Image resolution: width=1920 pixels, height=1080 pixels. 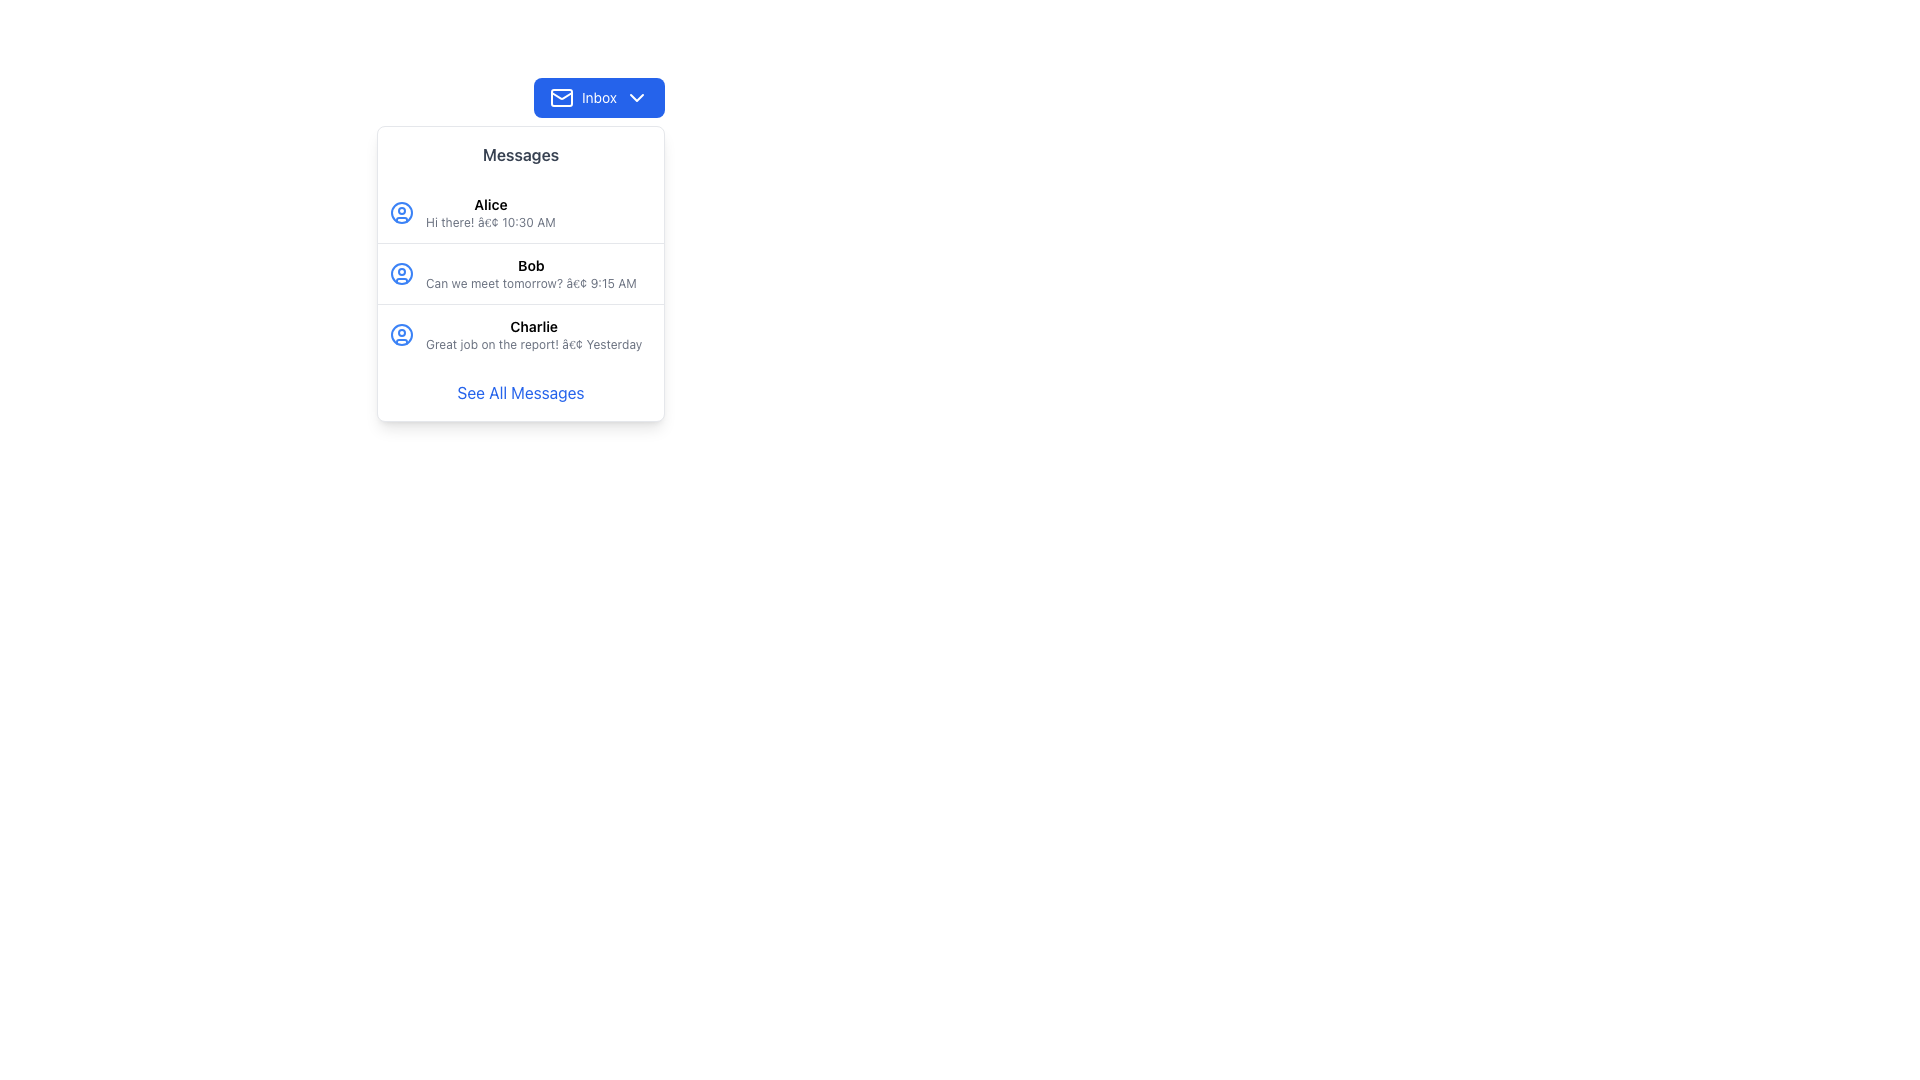 I want to click on the blue text link labeled 'See All Messages' located at the bottom of the pop-up panel, so click(x=521, y=393).